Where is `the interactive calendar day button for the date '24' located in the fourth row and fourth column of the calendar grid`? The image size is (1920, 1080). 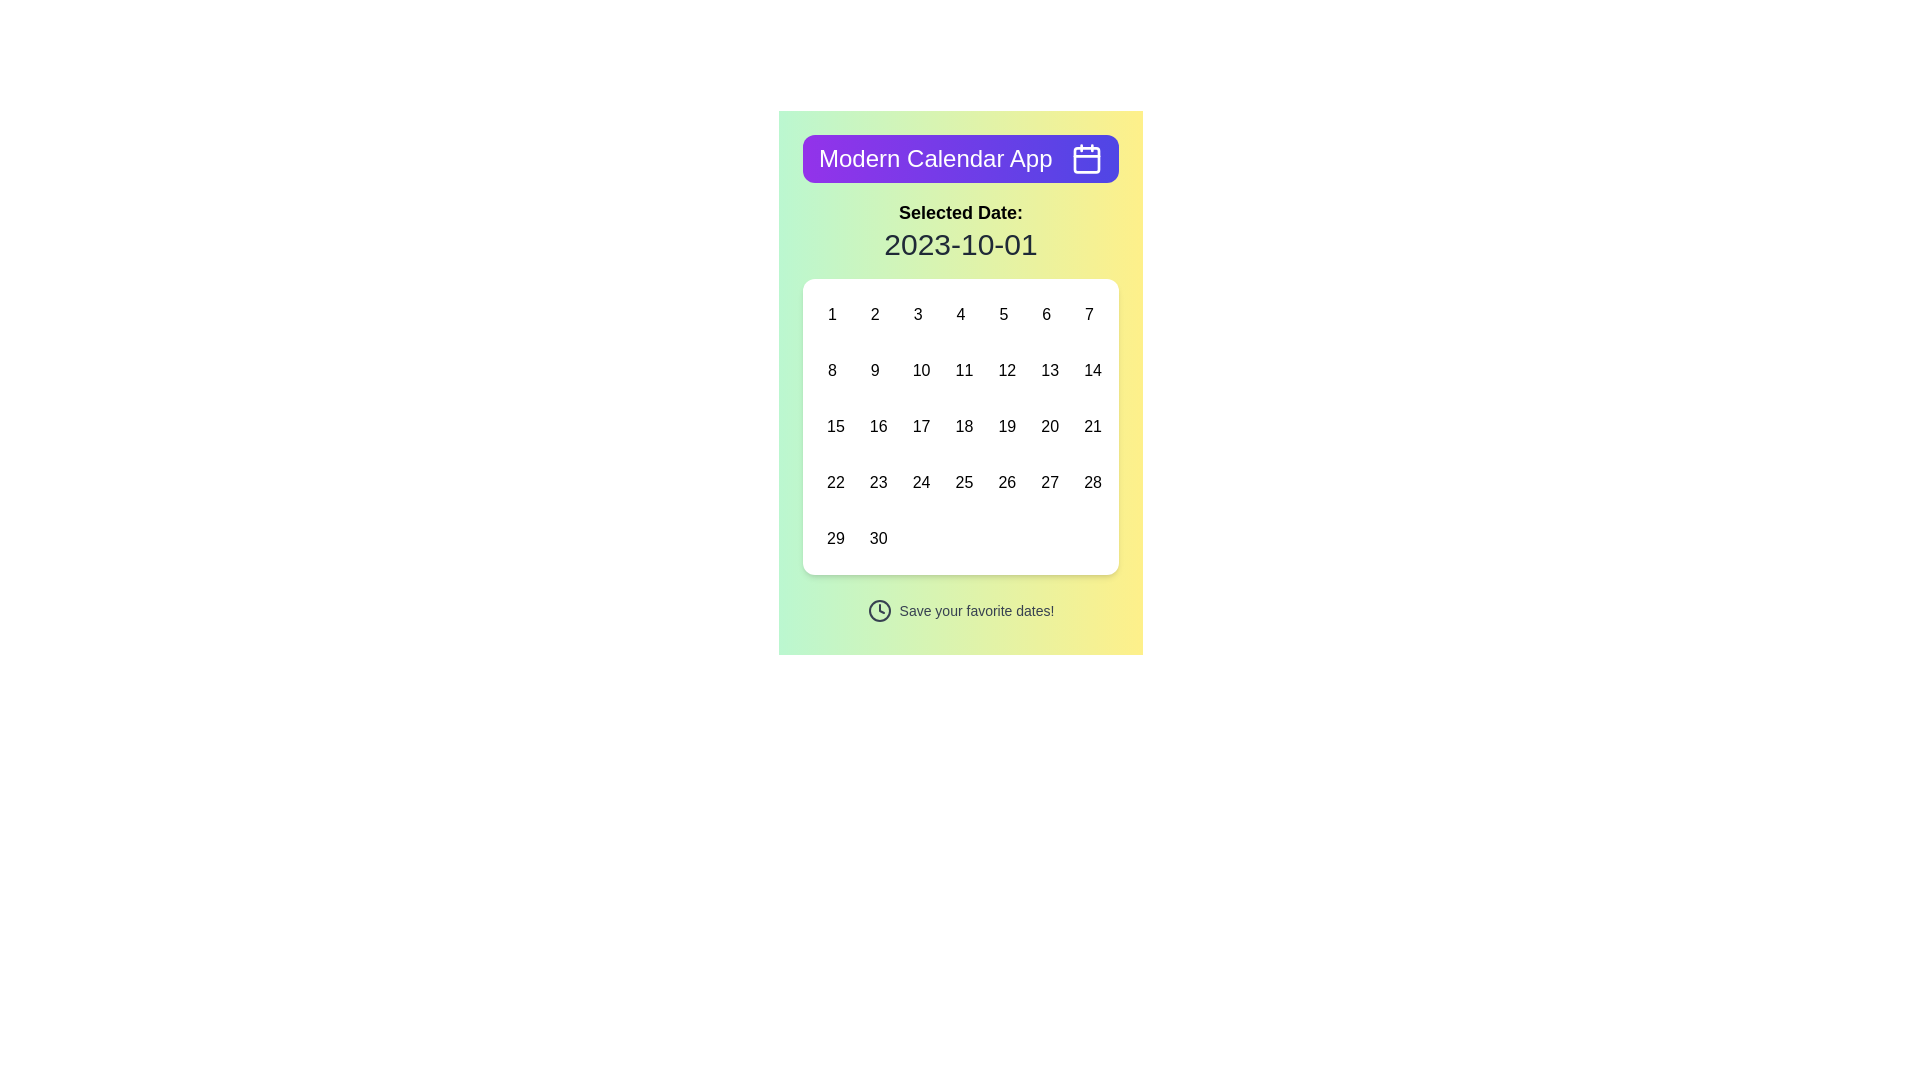 the interactive calendar day button for the date '24' located in the fourth row and fourth column of the calendar grid is located at coordinates (916, 482).